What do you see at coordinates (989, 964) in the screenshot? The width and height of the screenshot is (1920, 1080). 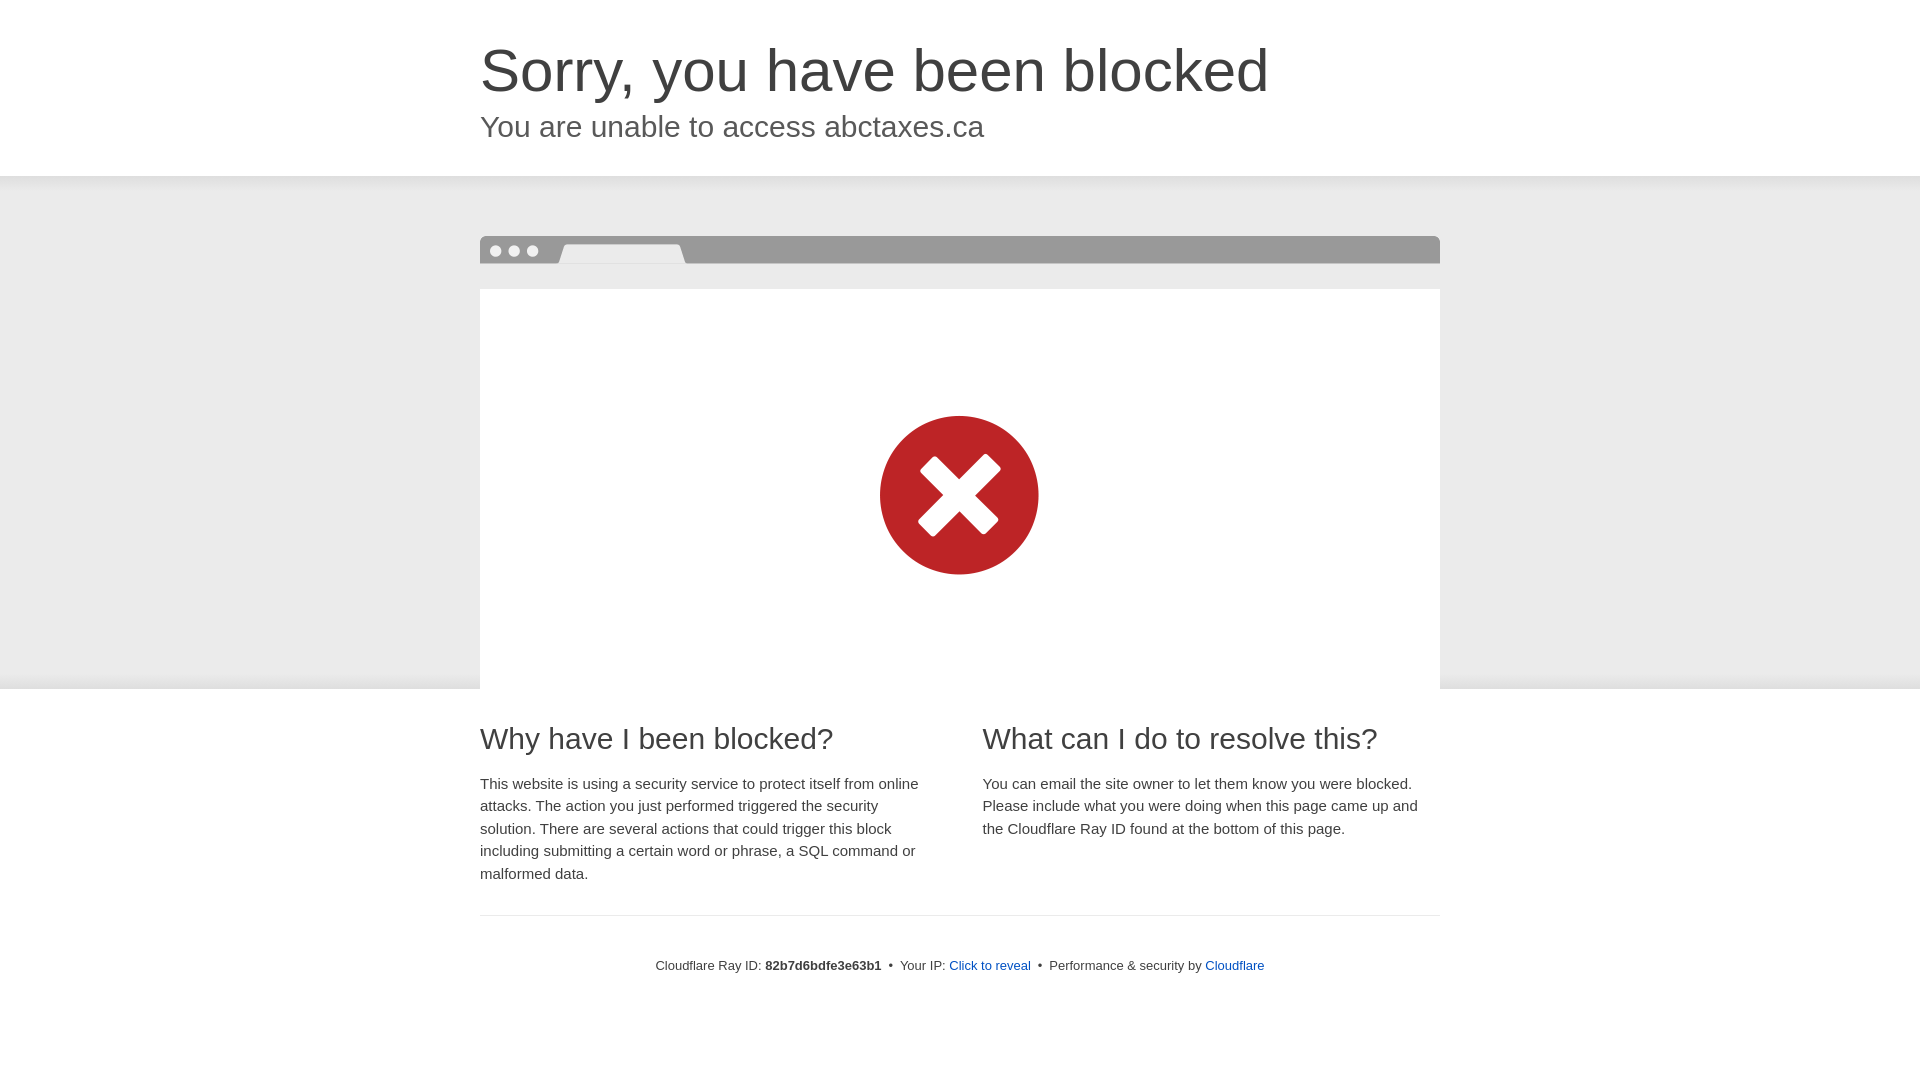 I see `'Click to reveal'` at bounding box center [989, 964].